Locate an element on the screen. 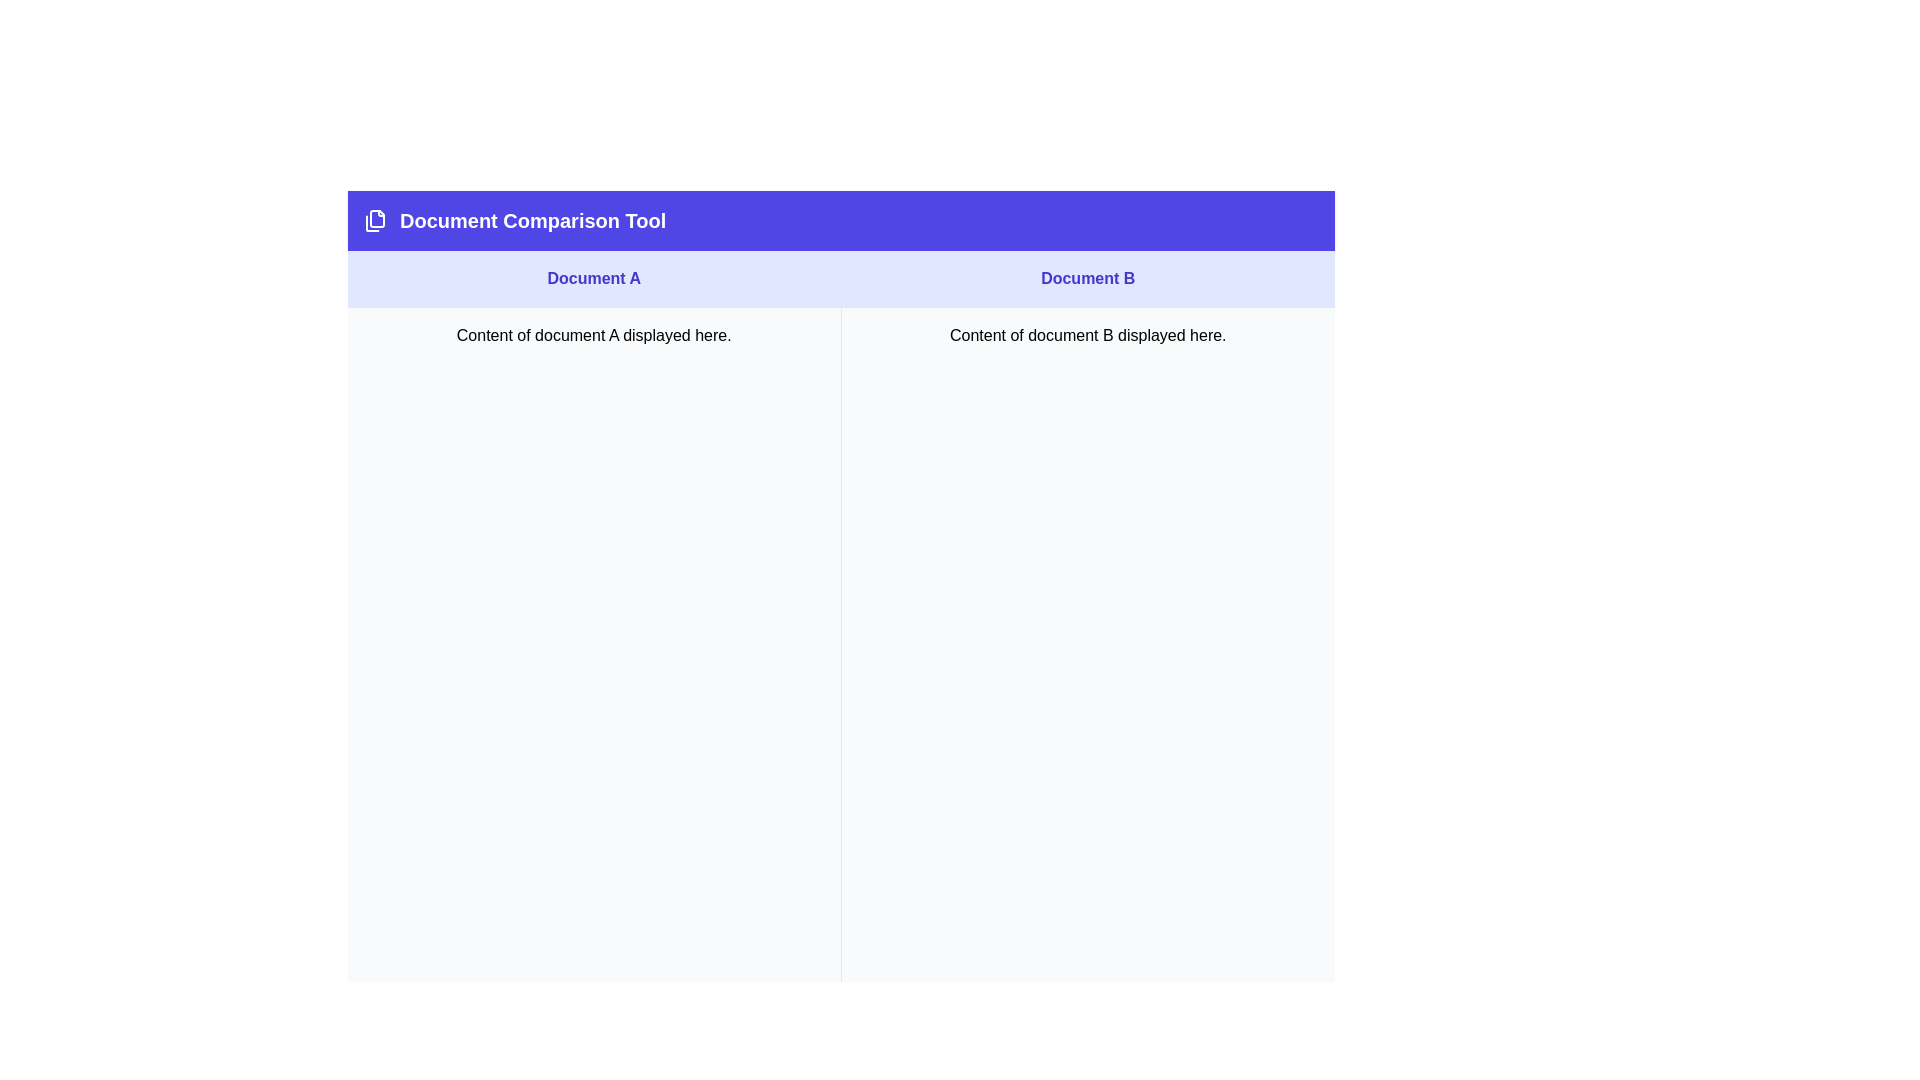 The image size is (1920, 1080). the header displaying 'Document B' in bold font with a soft indigo background, located at the top right of a two-column layout is located at coordinates (1087, 279).